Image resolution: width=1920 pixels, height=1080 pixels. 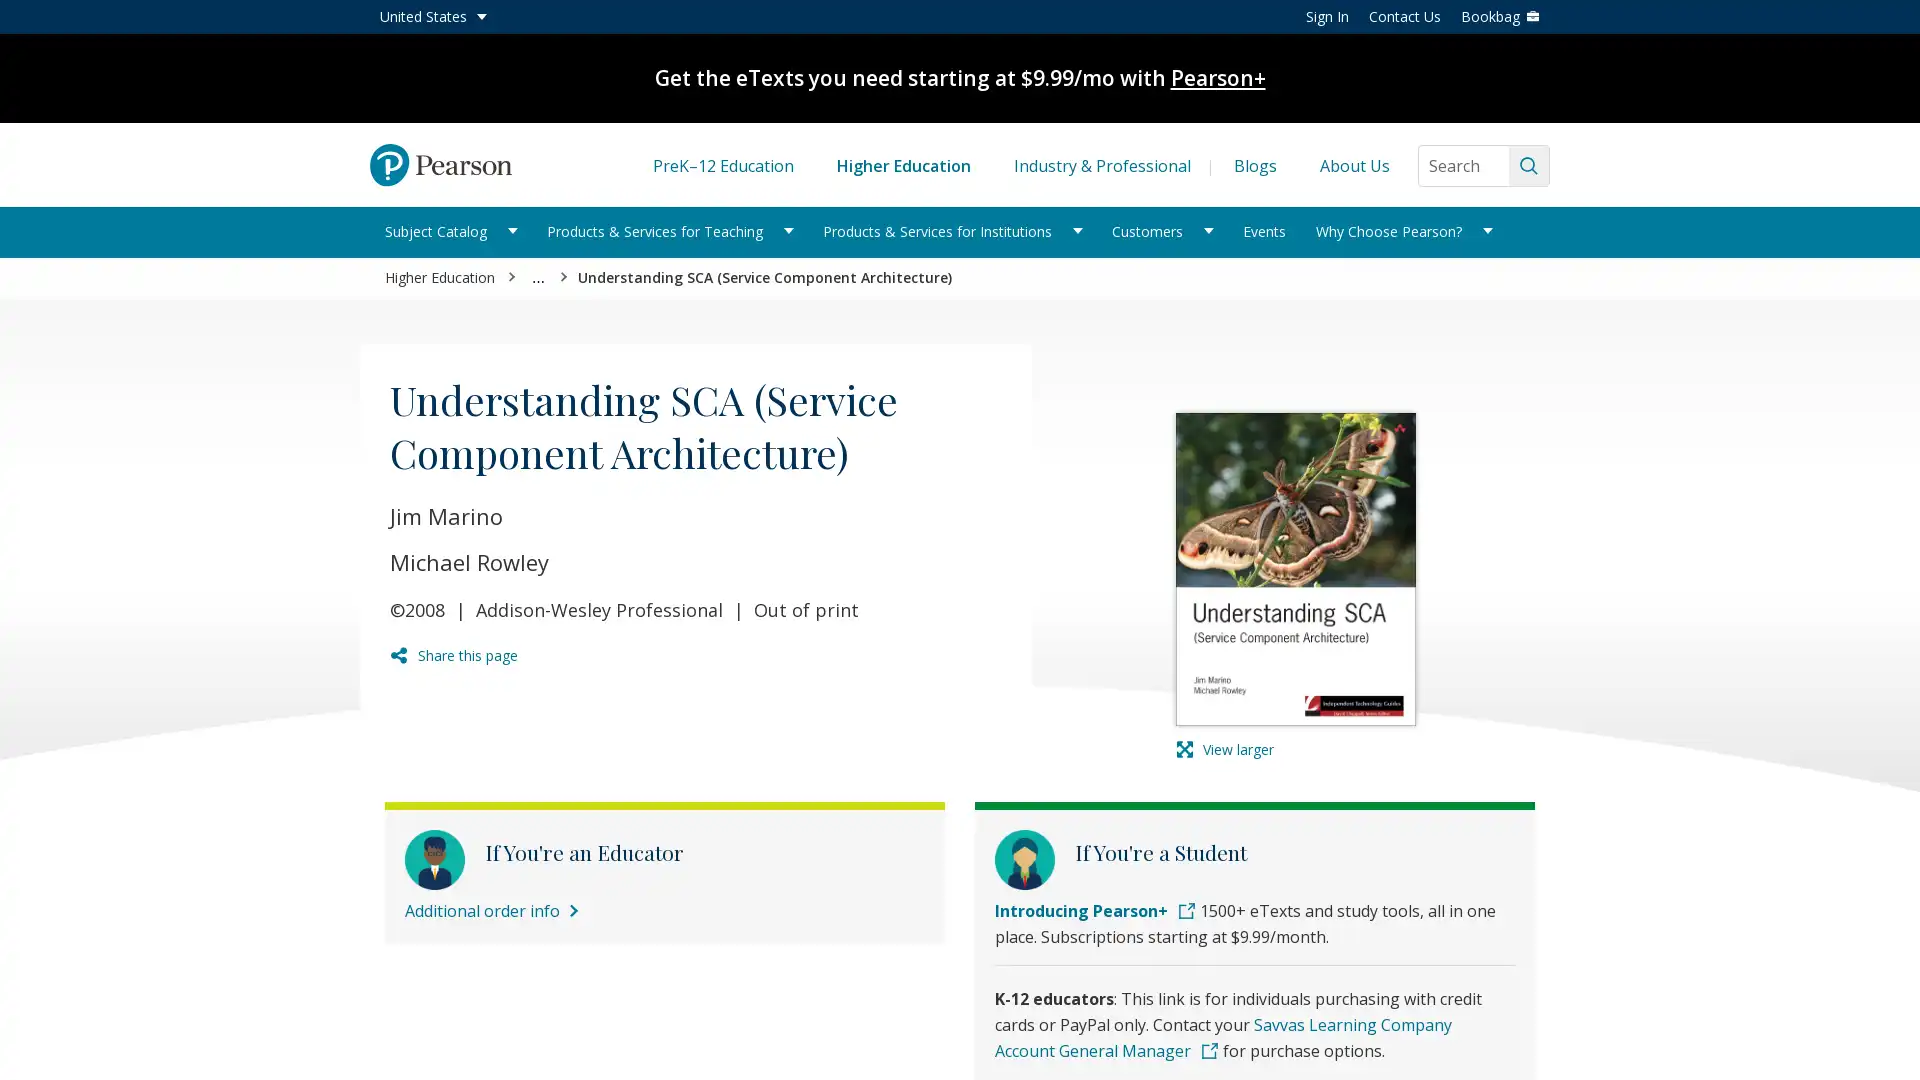 What do you see at coordinates (453, 655) in the screenshot?
I see `Share this page` at bounding box center [453, 655].